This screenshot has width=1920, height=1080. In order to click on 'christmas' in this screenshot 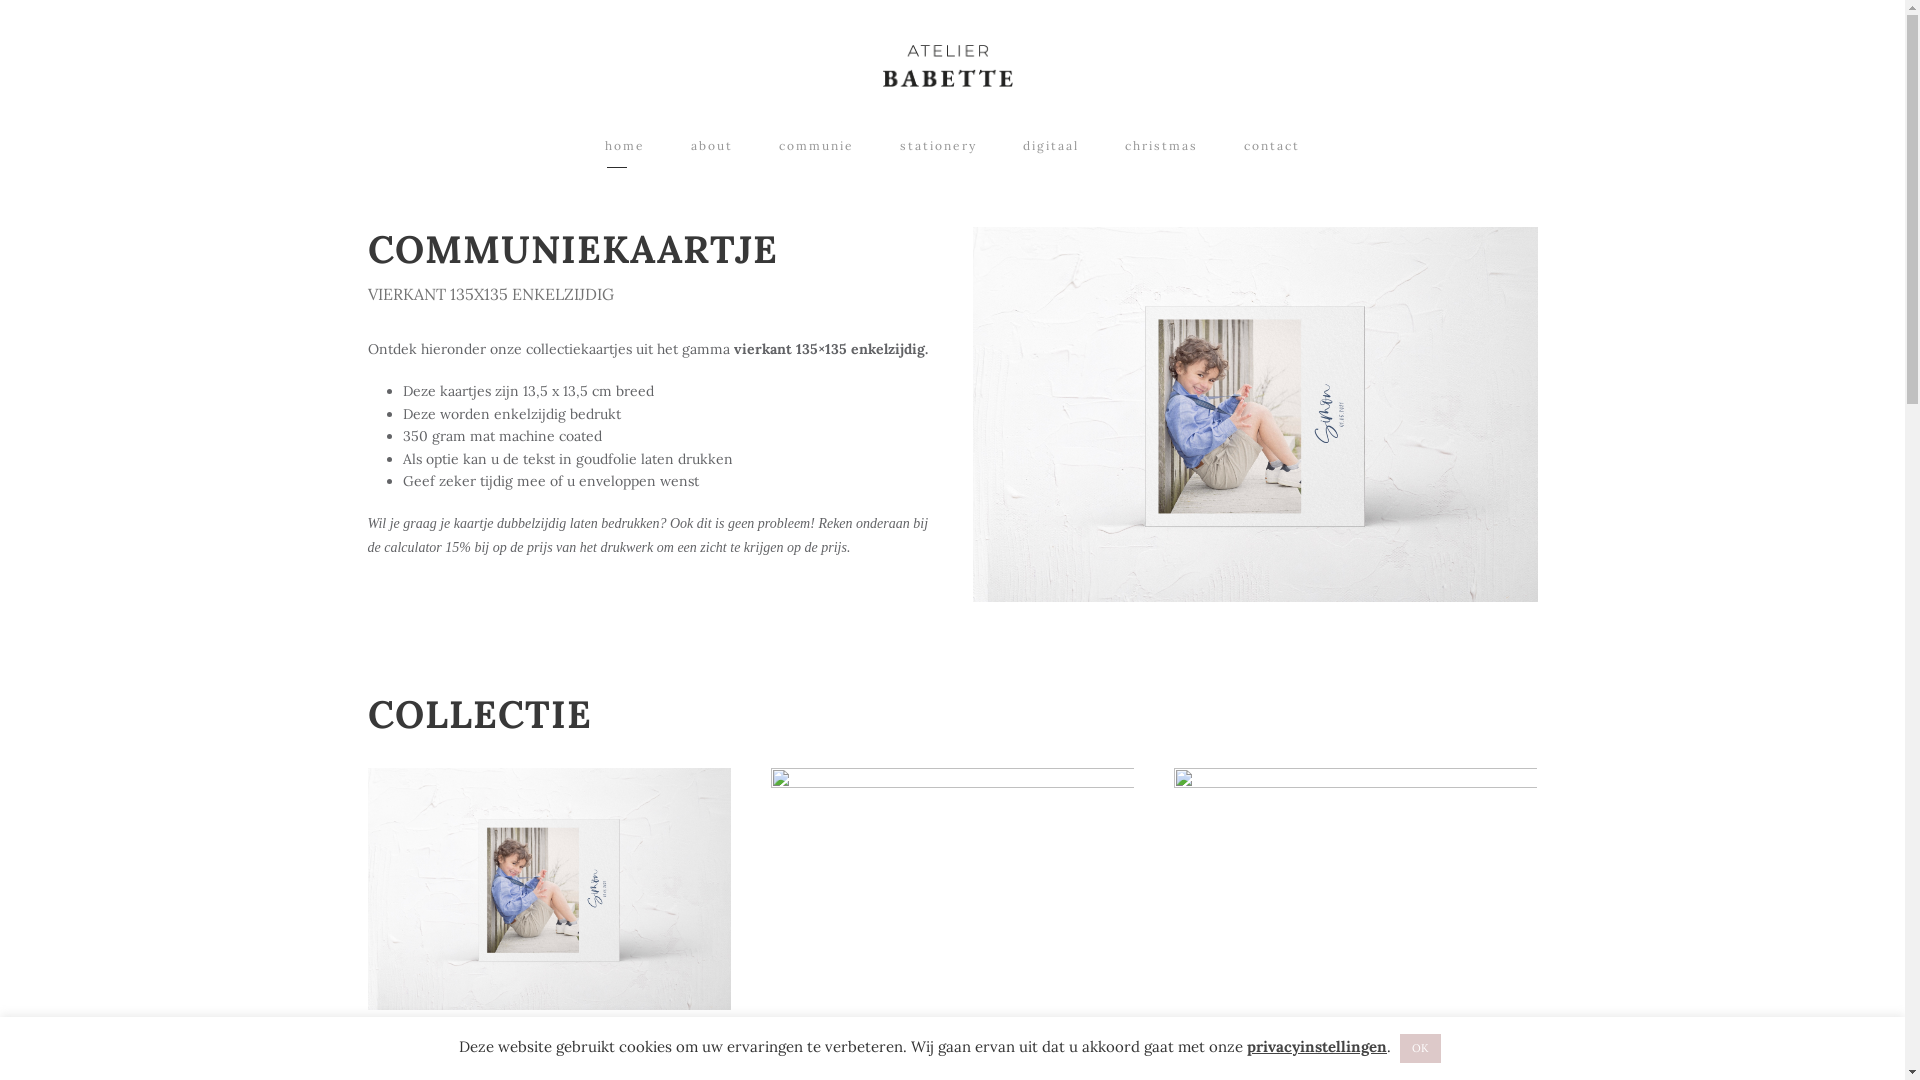, I will do `click(1124, 149)`.